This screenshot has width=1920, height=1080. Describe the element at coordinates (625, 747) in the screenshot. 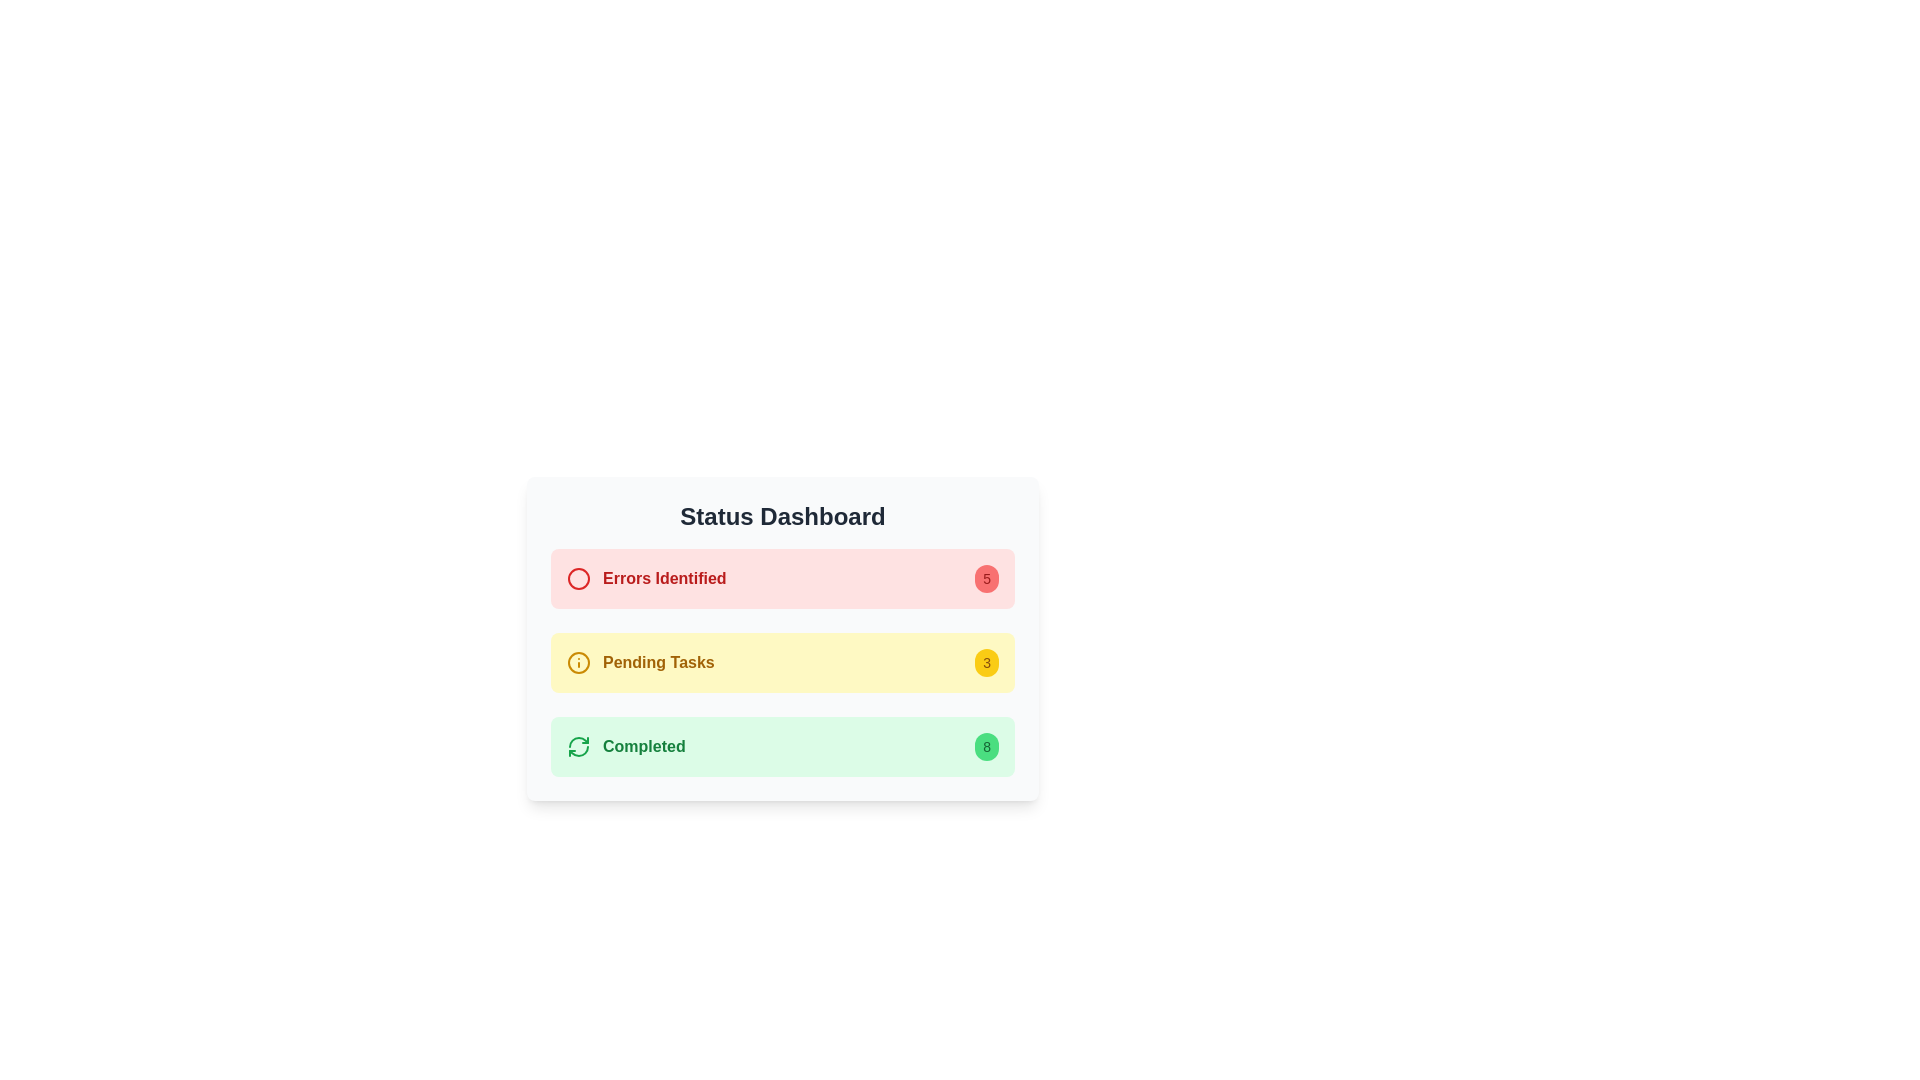

I see `the status indicator text label with an icon located in the bottom item of a vertically stacked list, within the light green section labeled 'Completed', adjacent to the indicator showing the number 8` at that location.